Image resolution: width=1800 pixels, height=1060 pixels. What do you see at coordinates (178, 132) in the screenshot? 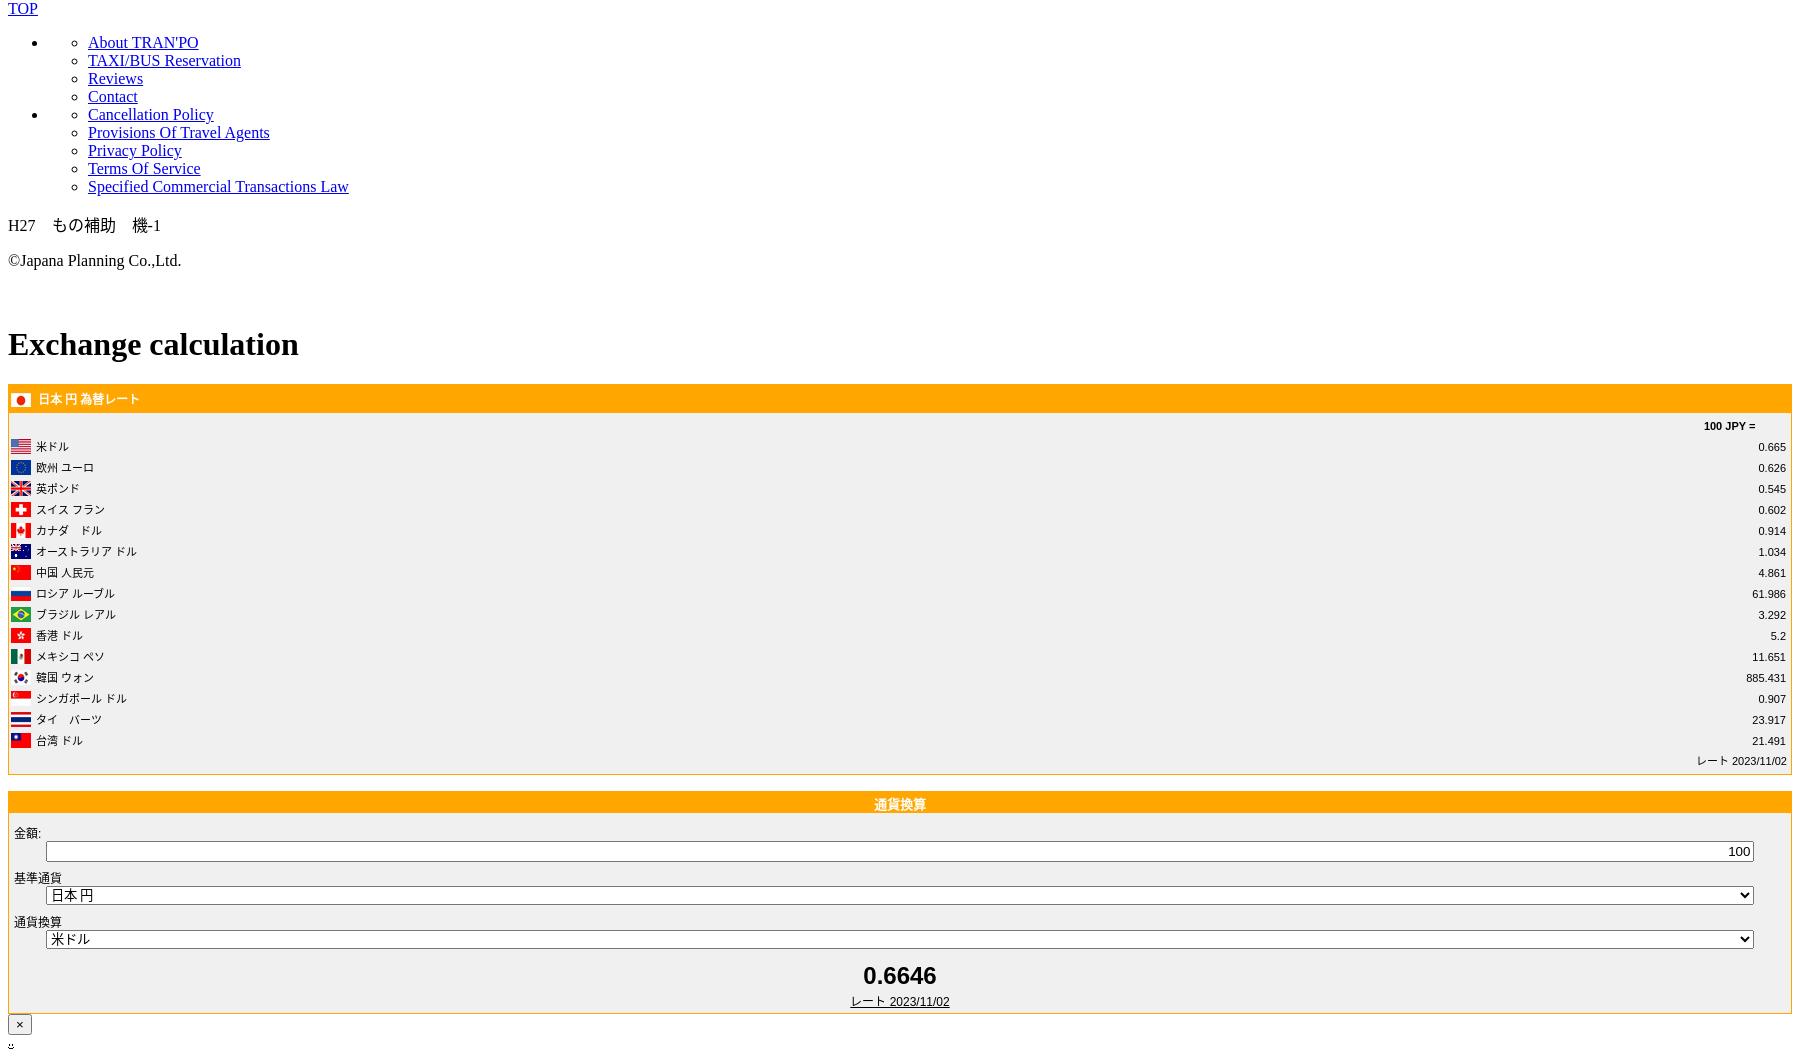
I see `'Provisions Of Travel Agents'` at bounding box center [178, 132].